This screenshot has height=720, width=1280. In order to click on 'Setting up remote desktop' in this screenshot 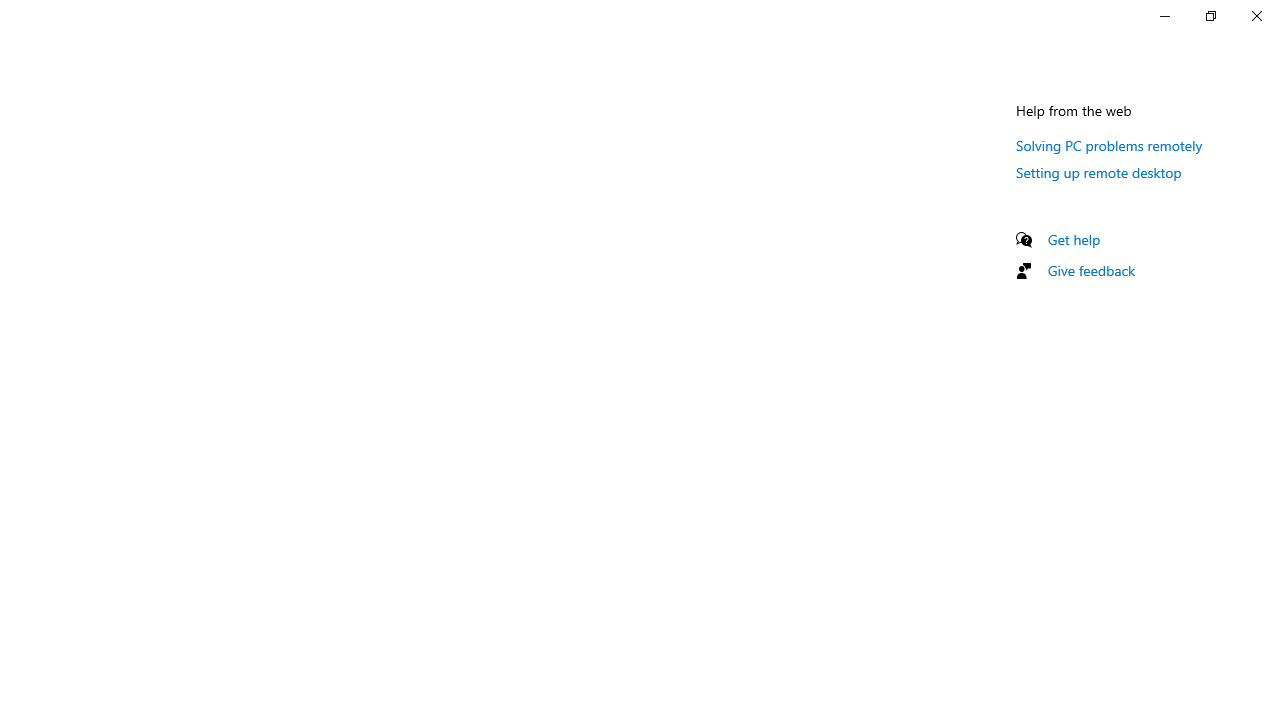, I will do `click(1097, 171)`.